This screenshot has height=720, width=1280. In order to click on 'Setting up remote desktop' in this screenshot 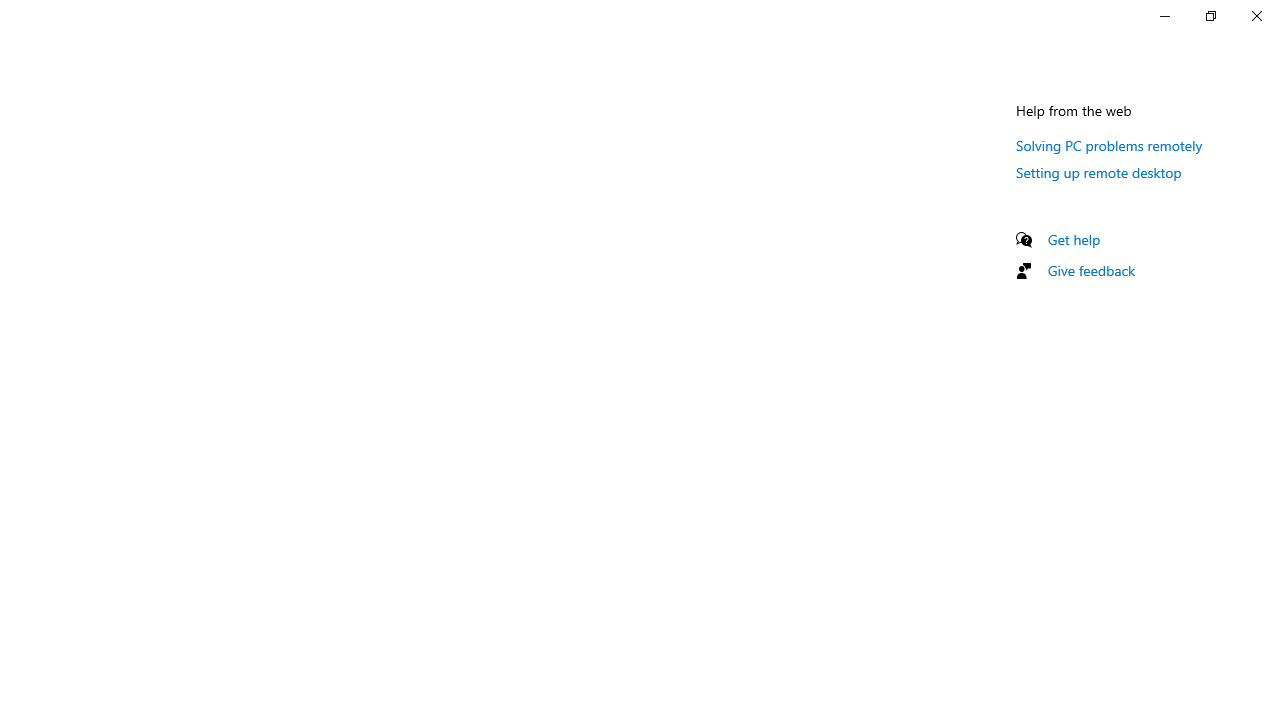, I will do `click(1097, 171)`.